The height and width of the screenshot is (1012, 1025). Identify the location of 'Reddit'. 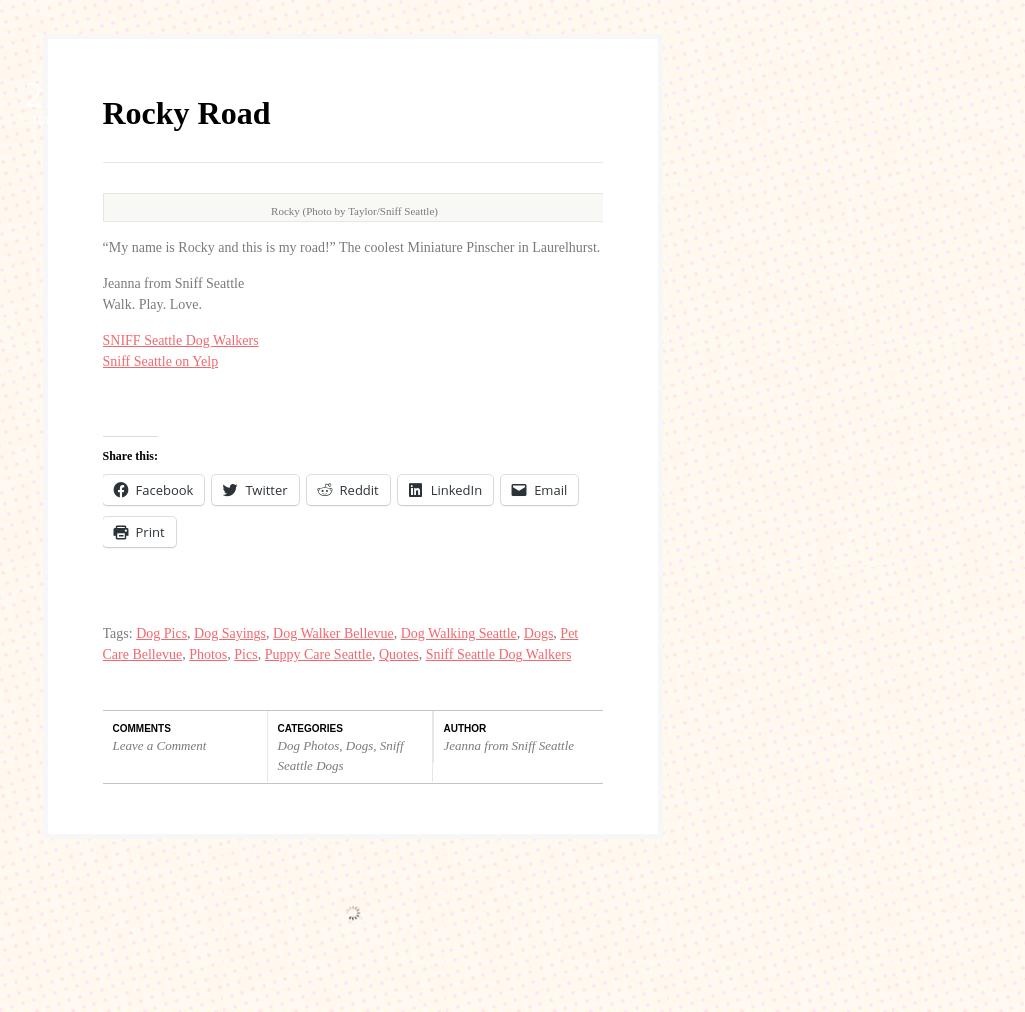
(357, 113).